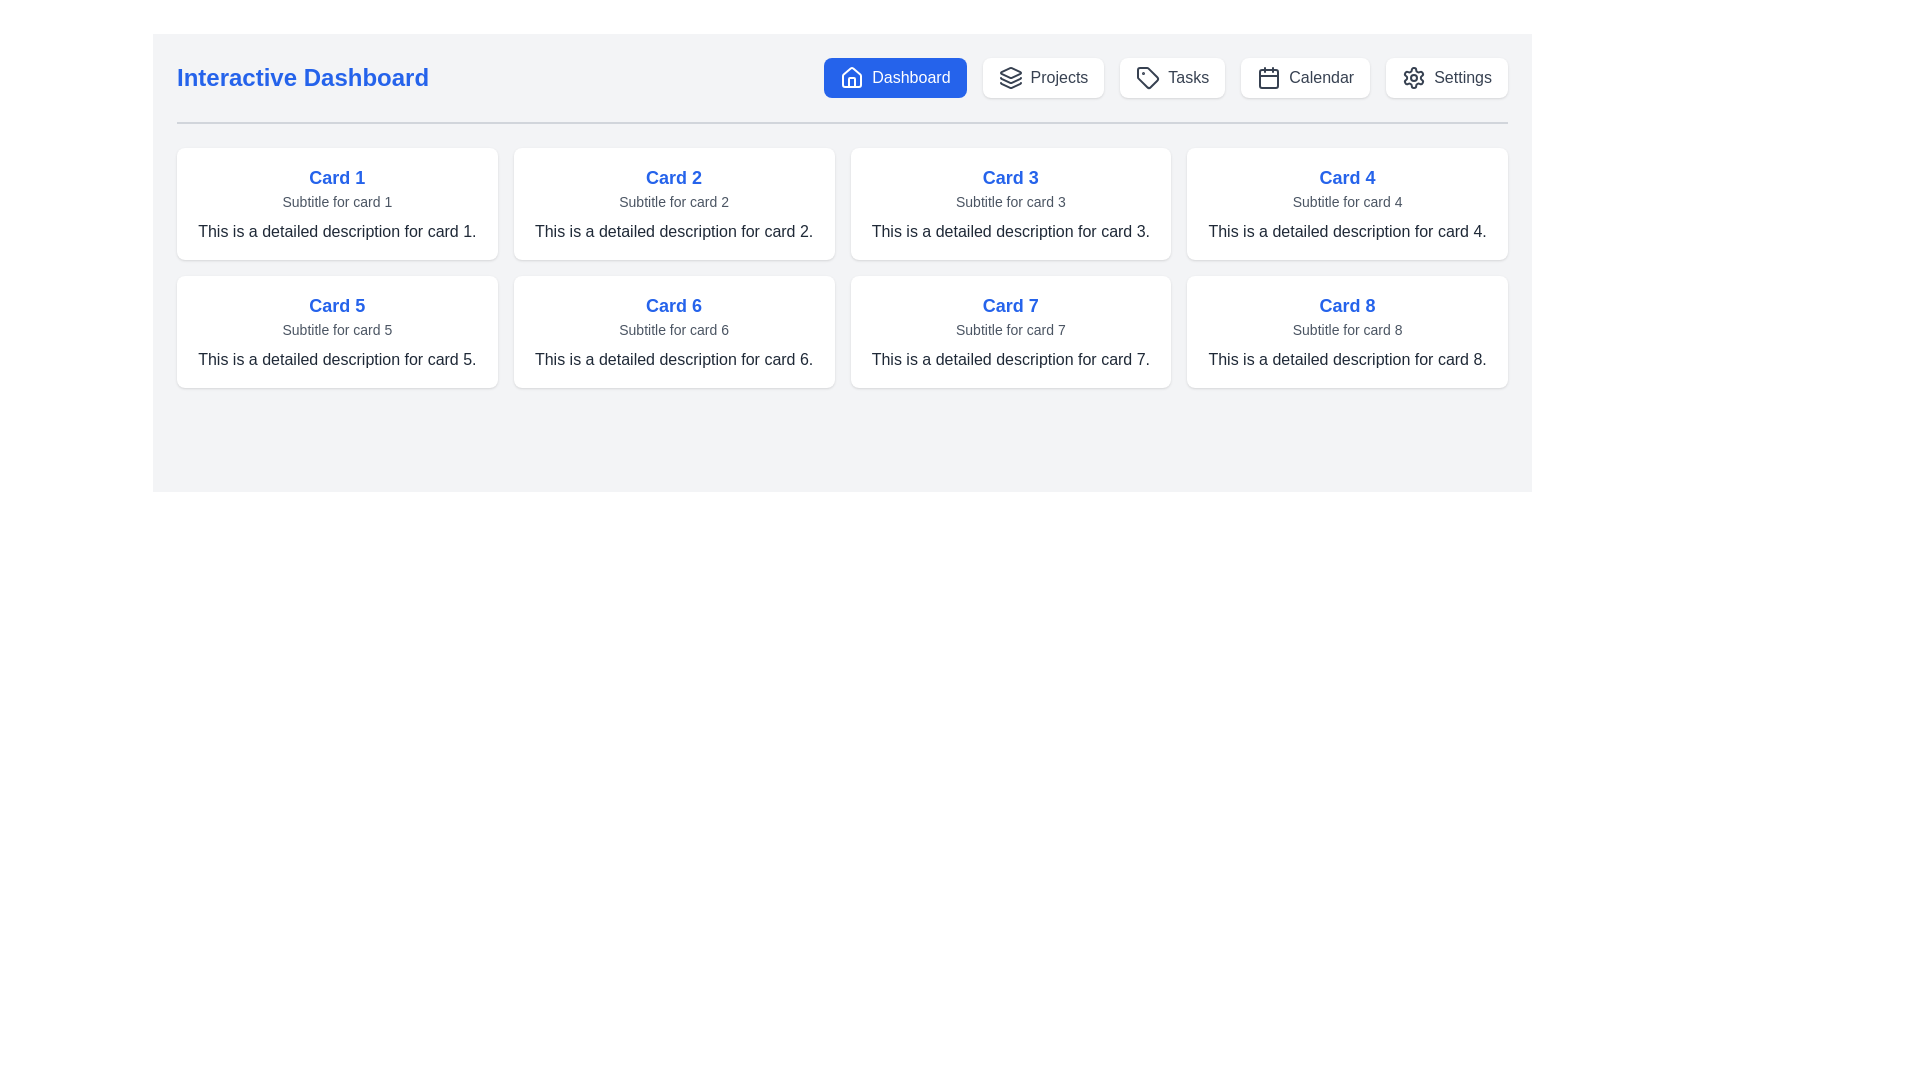 The image size is (1920, 1080). I want to click on the bold, blue text label displaying 'Card 1' located at the top of the first card in the grid layout, so click(337, 176).